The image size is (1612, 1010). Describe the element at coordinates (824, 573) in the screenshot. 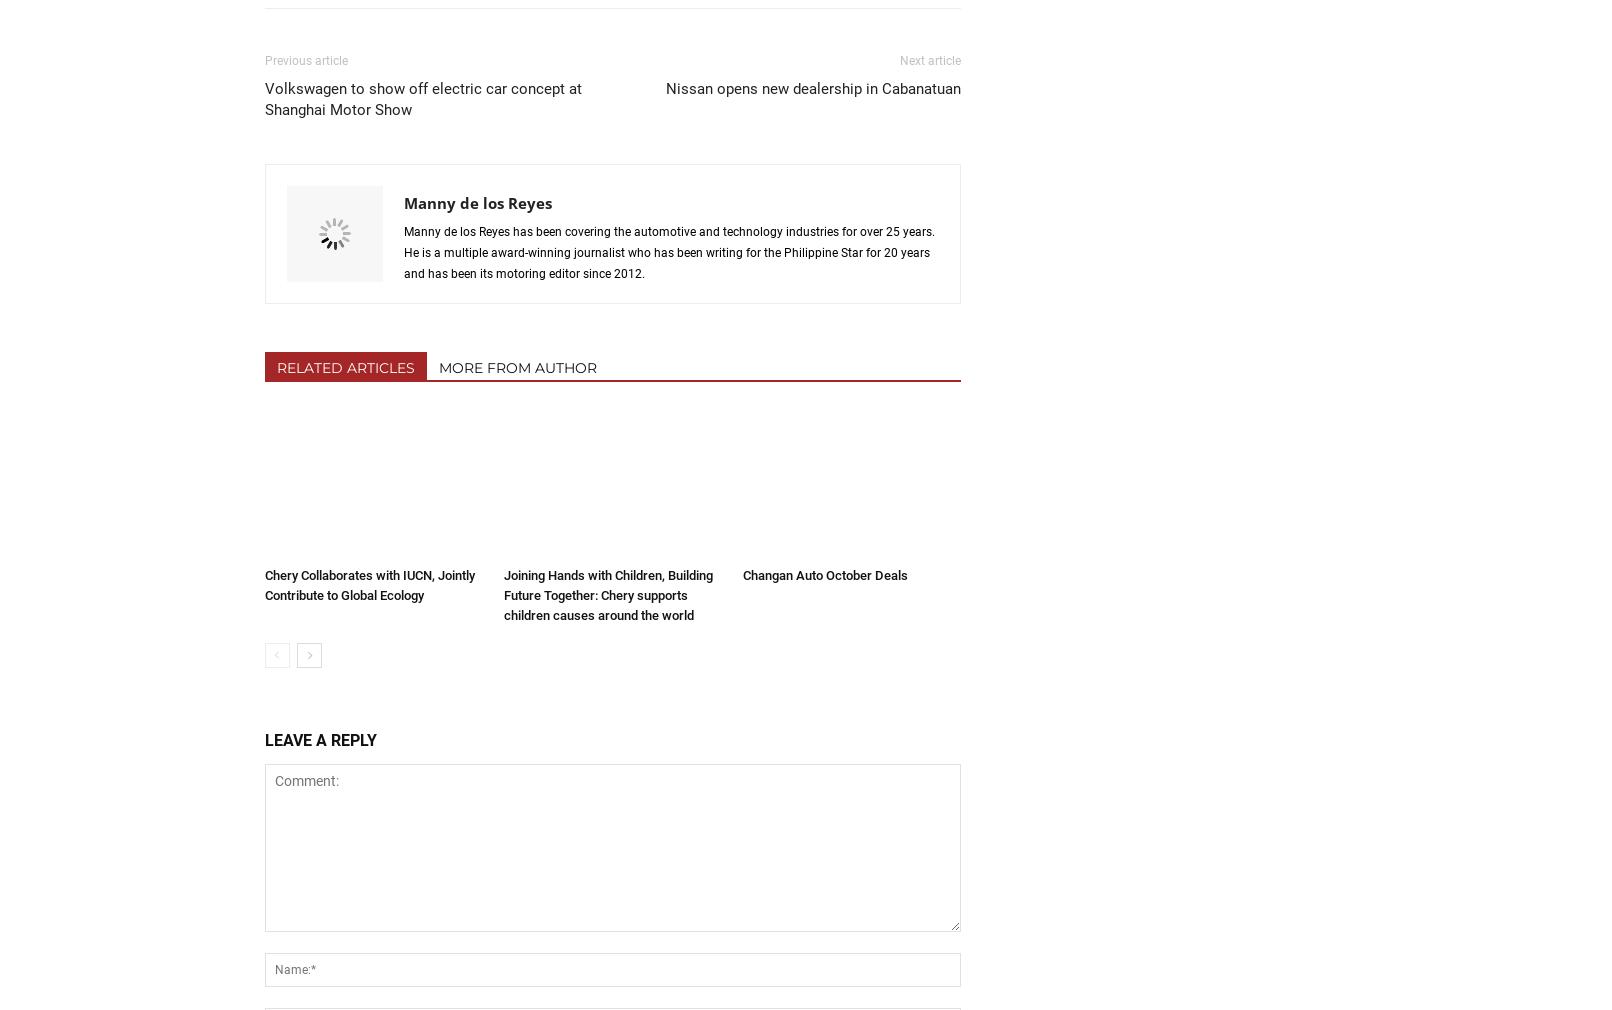

I see `'Changan Auto October Deals'` at that location.